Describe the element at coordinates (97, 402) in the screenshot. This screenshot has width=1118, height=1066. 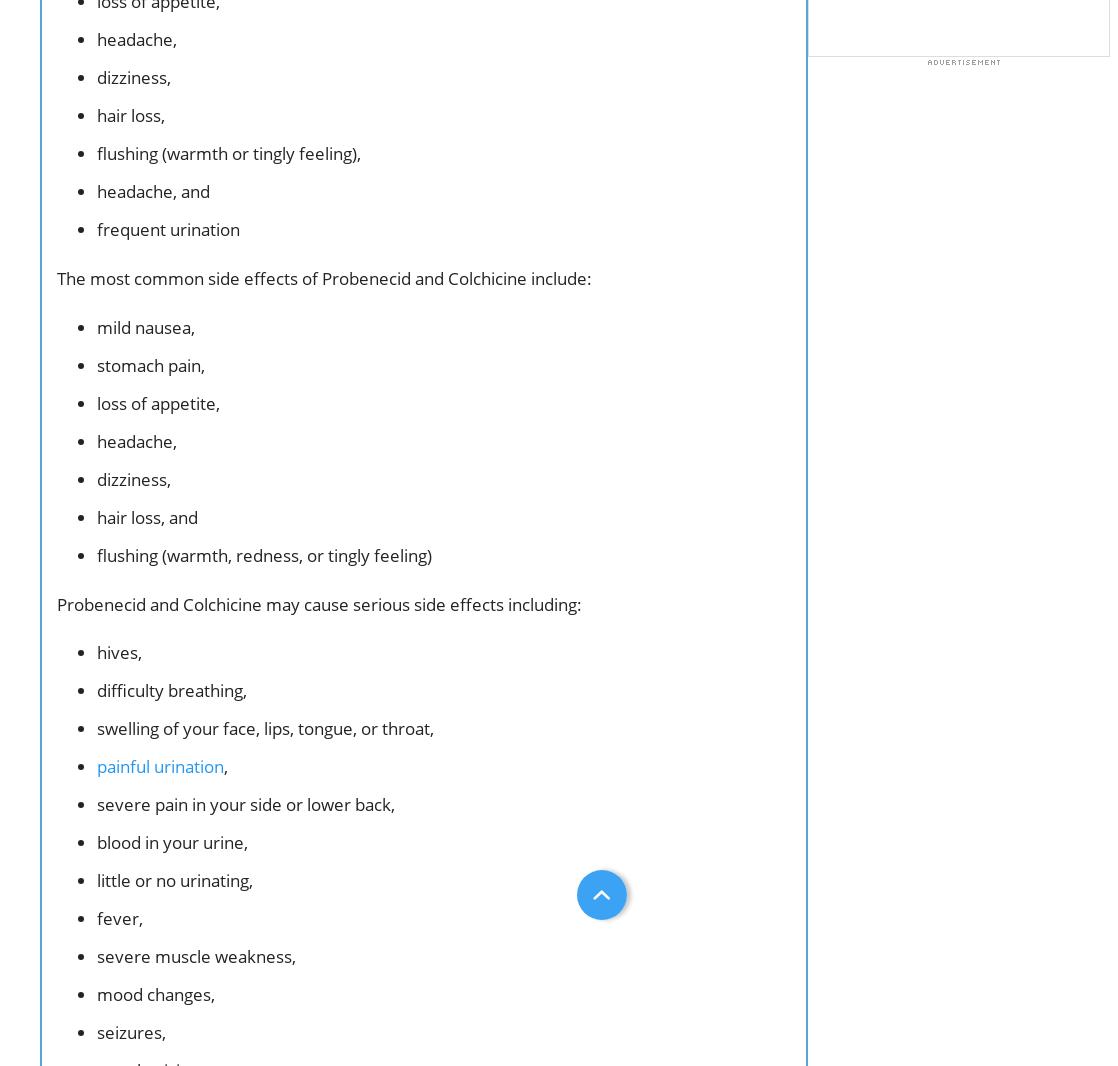
I see `'loss of appetite,'` at that location.